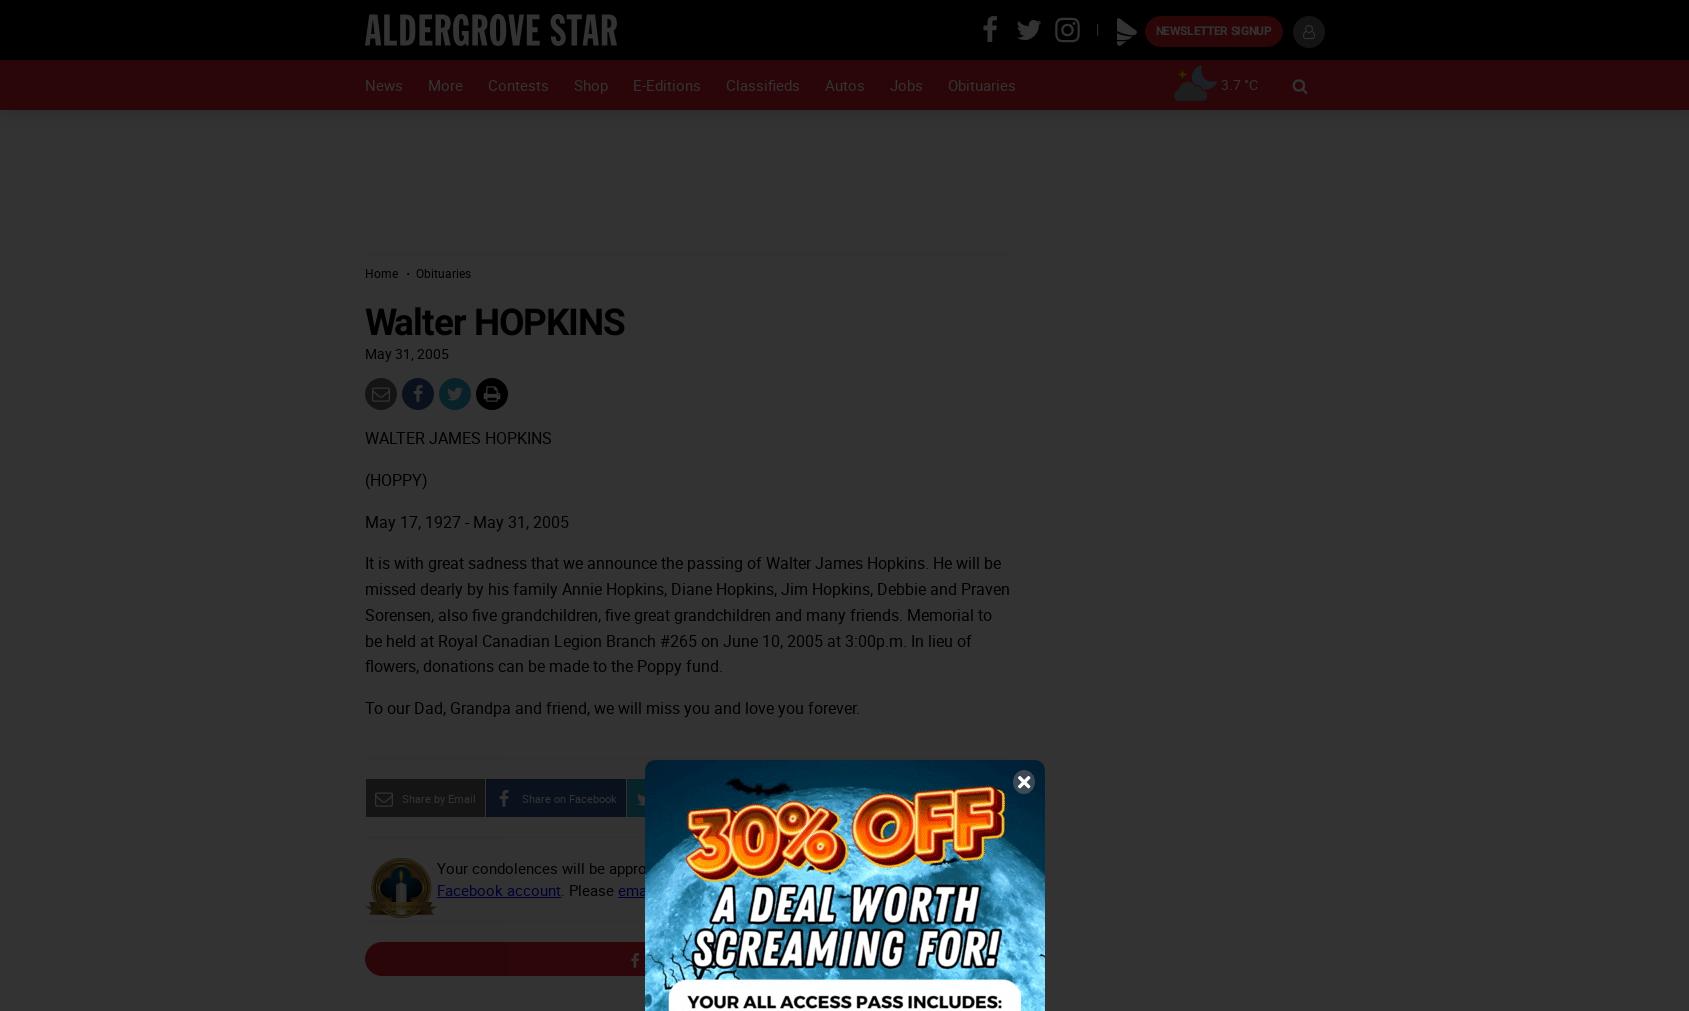 This screenshot has width=1689, height=1011. Describe the element at coordinates (724, 84) in the screenshot. I see `'Classifieds'` at that location.